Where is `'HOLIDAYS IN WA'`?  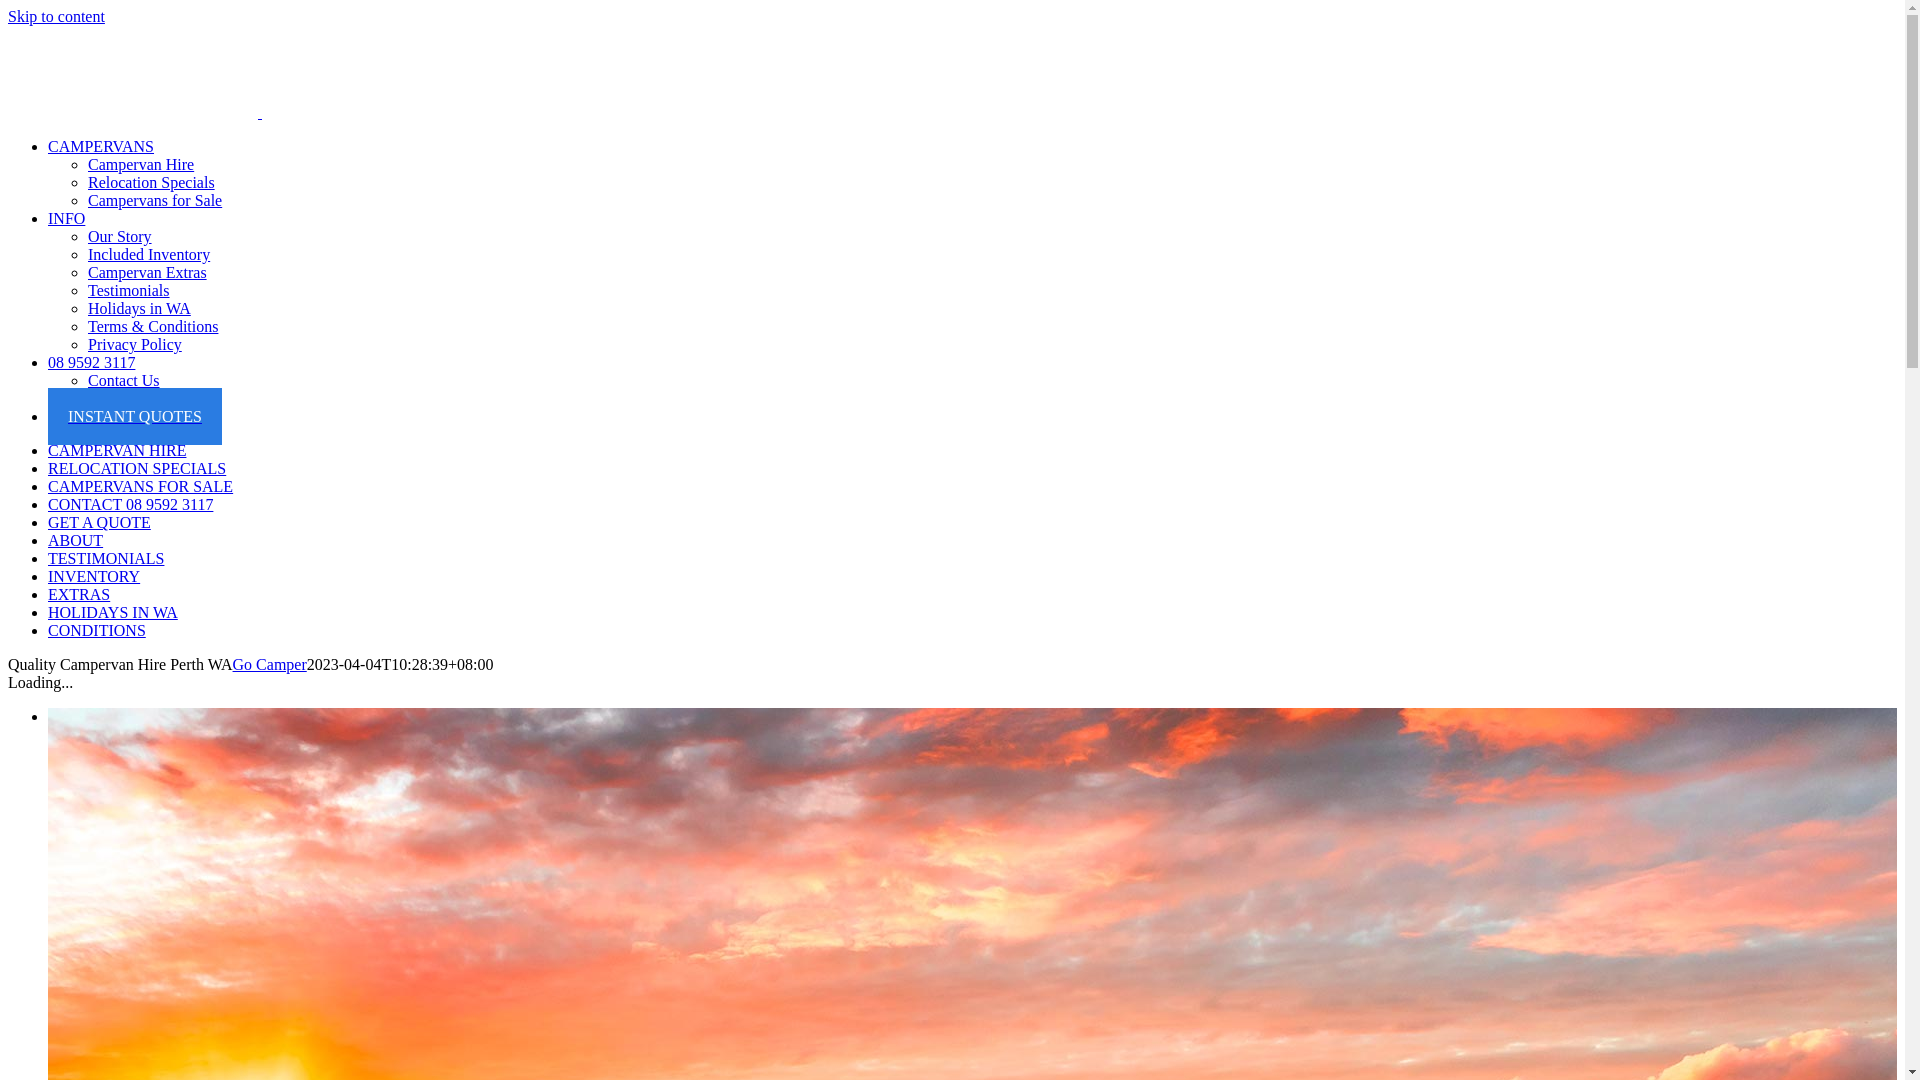
'HOLIDAYS IN WA' is located at coordinates (112, 611).